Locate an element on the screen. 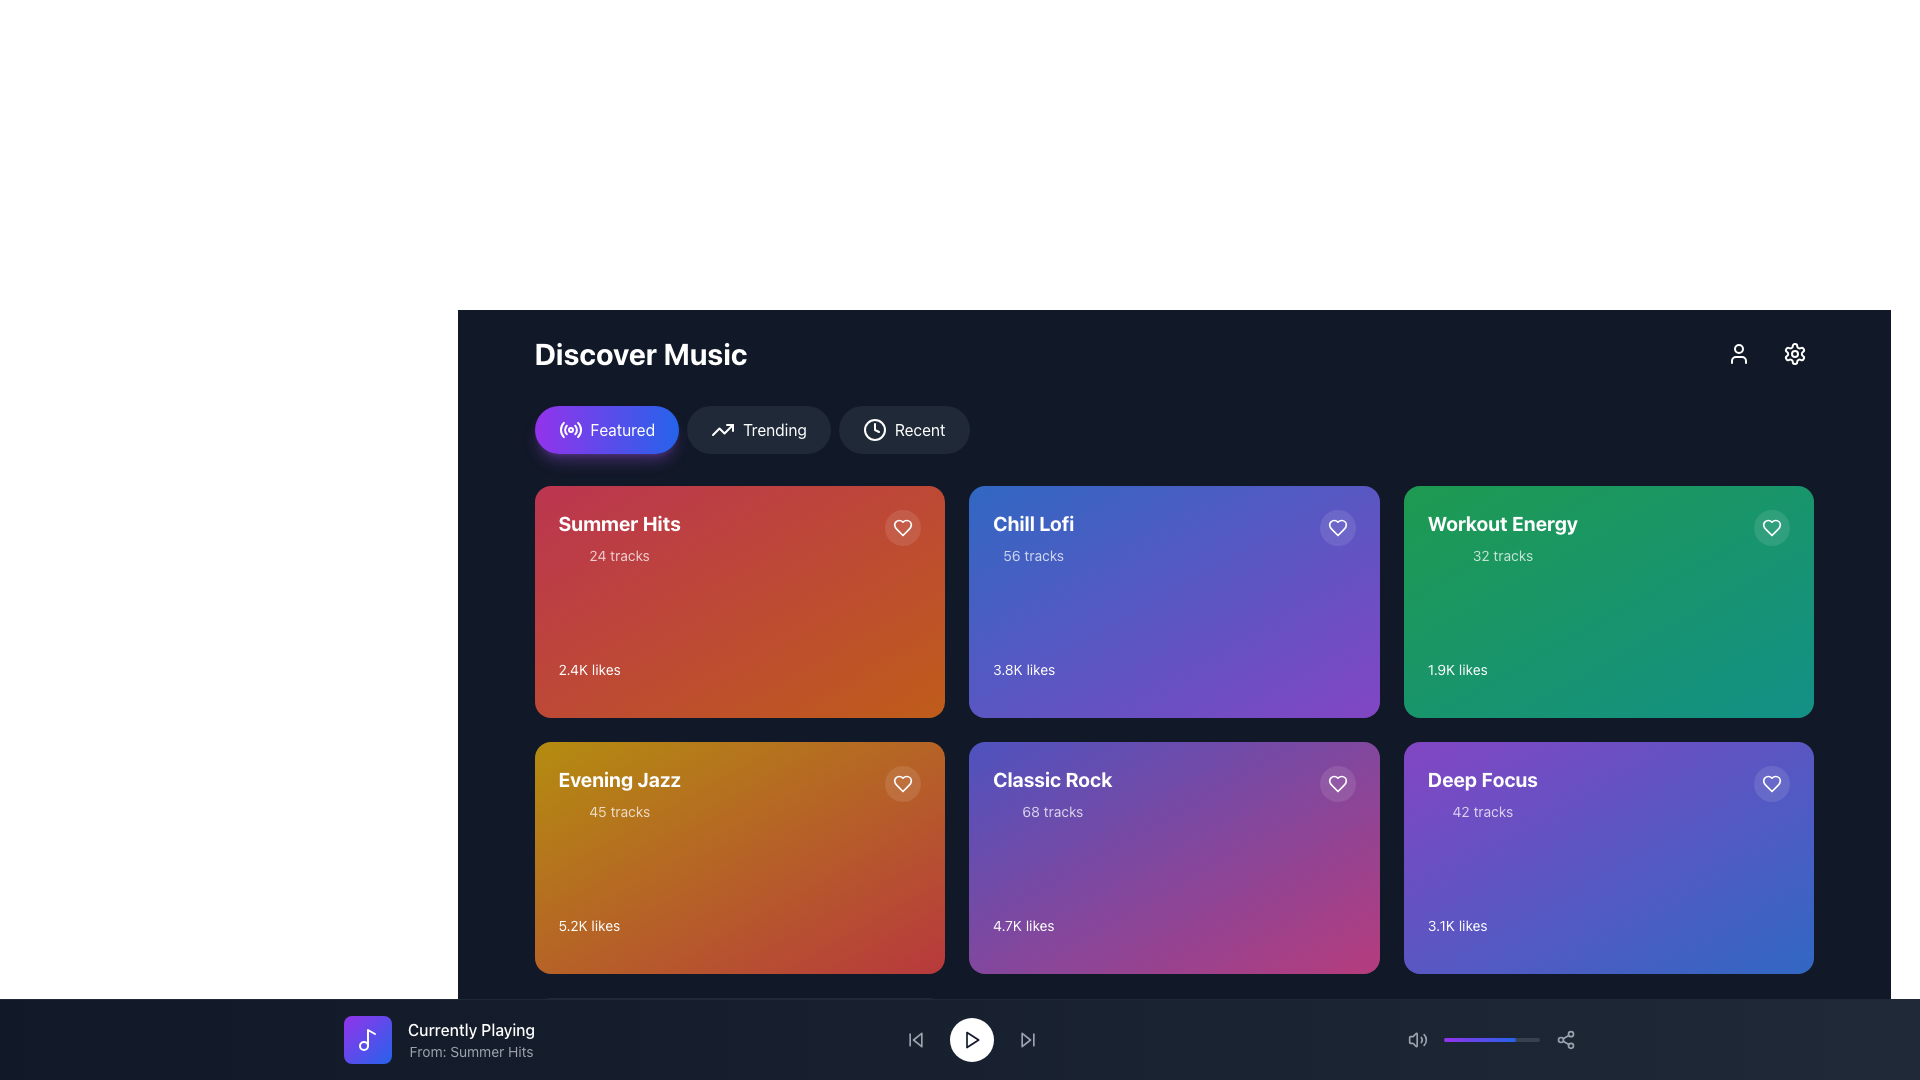 The height and width of the screenshot is (1080, 1920). the music playlist card located at the top-left corner of the grid layout under the heading 'Discover Music' is located at coordinates (738, 600).